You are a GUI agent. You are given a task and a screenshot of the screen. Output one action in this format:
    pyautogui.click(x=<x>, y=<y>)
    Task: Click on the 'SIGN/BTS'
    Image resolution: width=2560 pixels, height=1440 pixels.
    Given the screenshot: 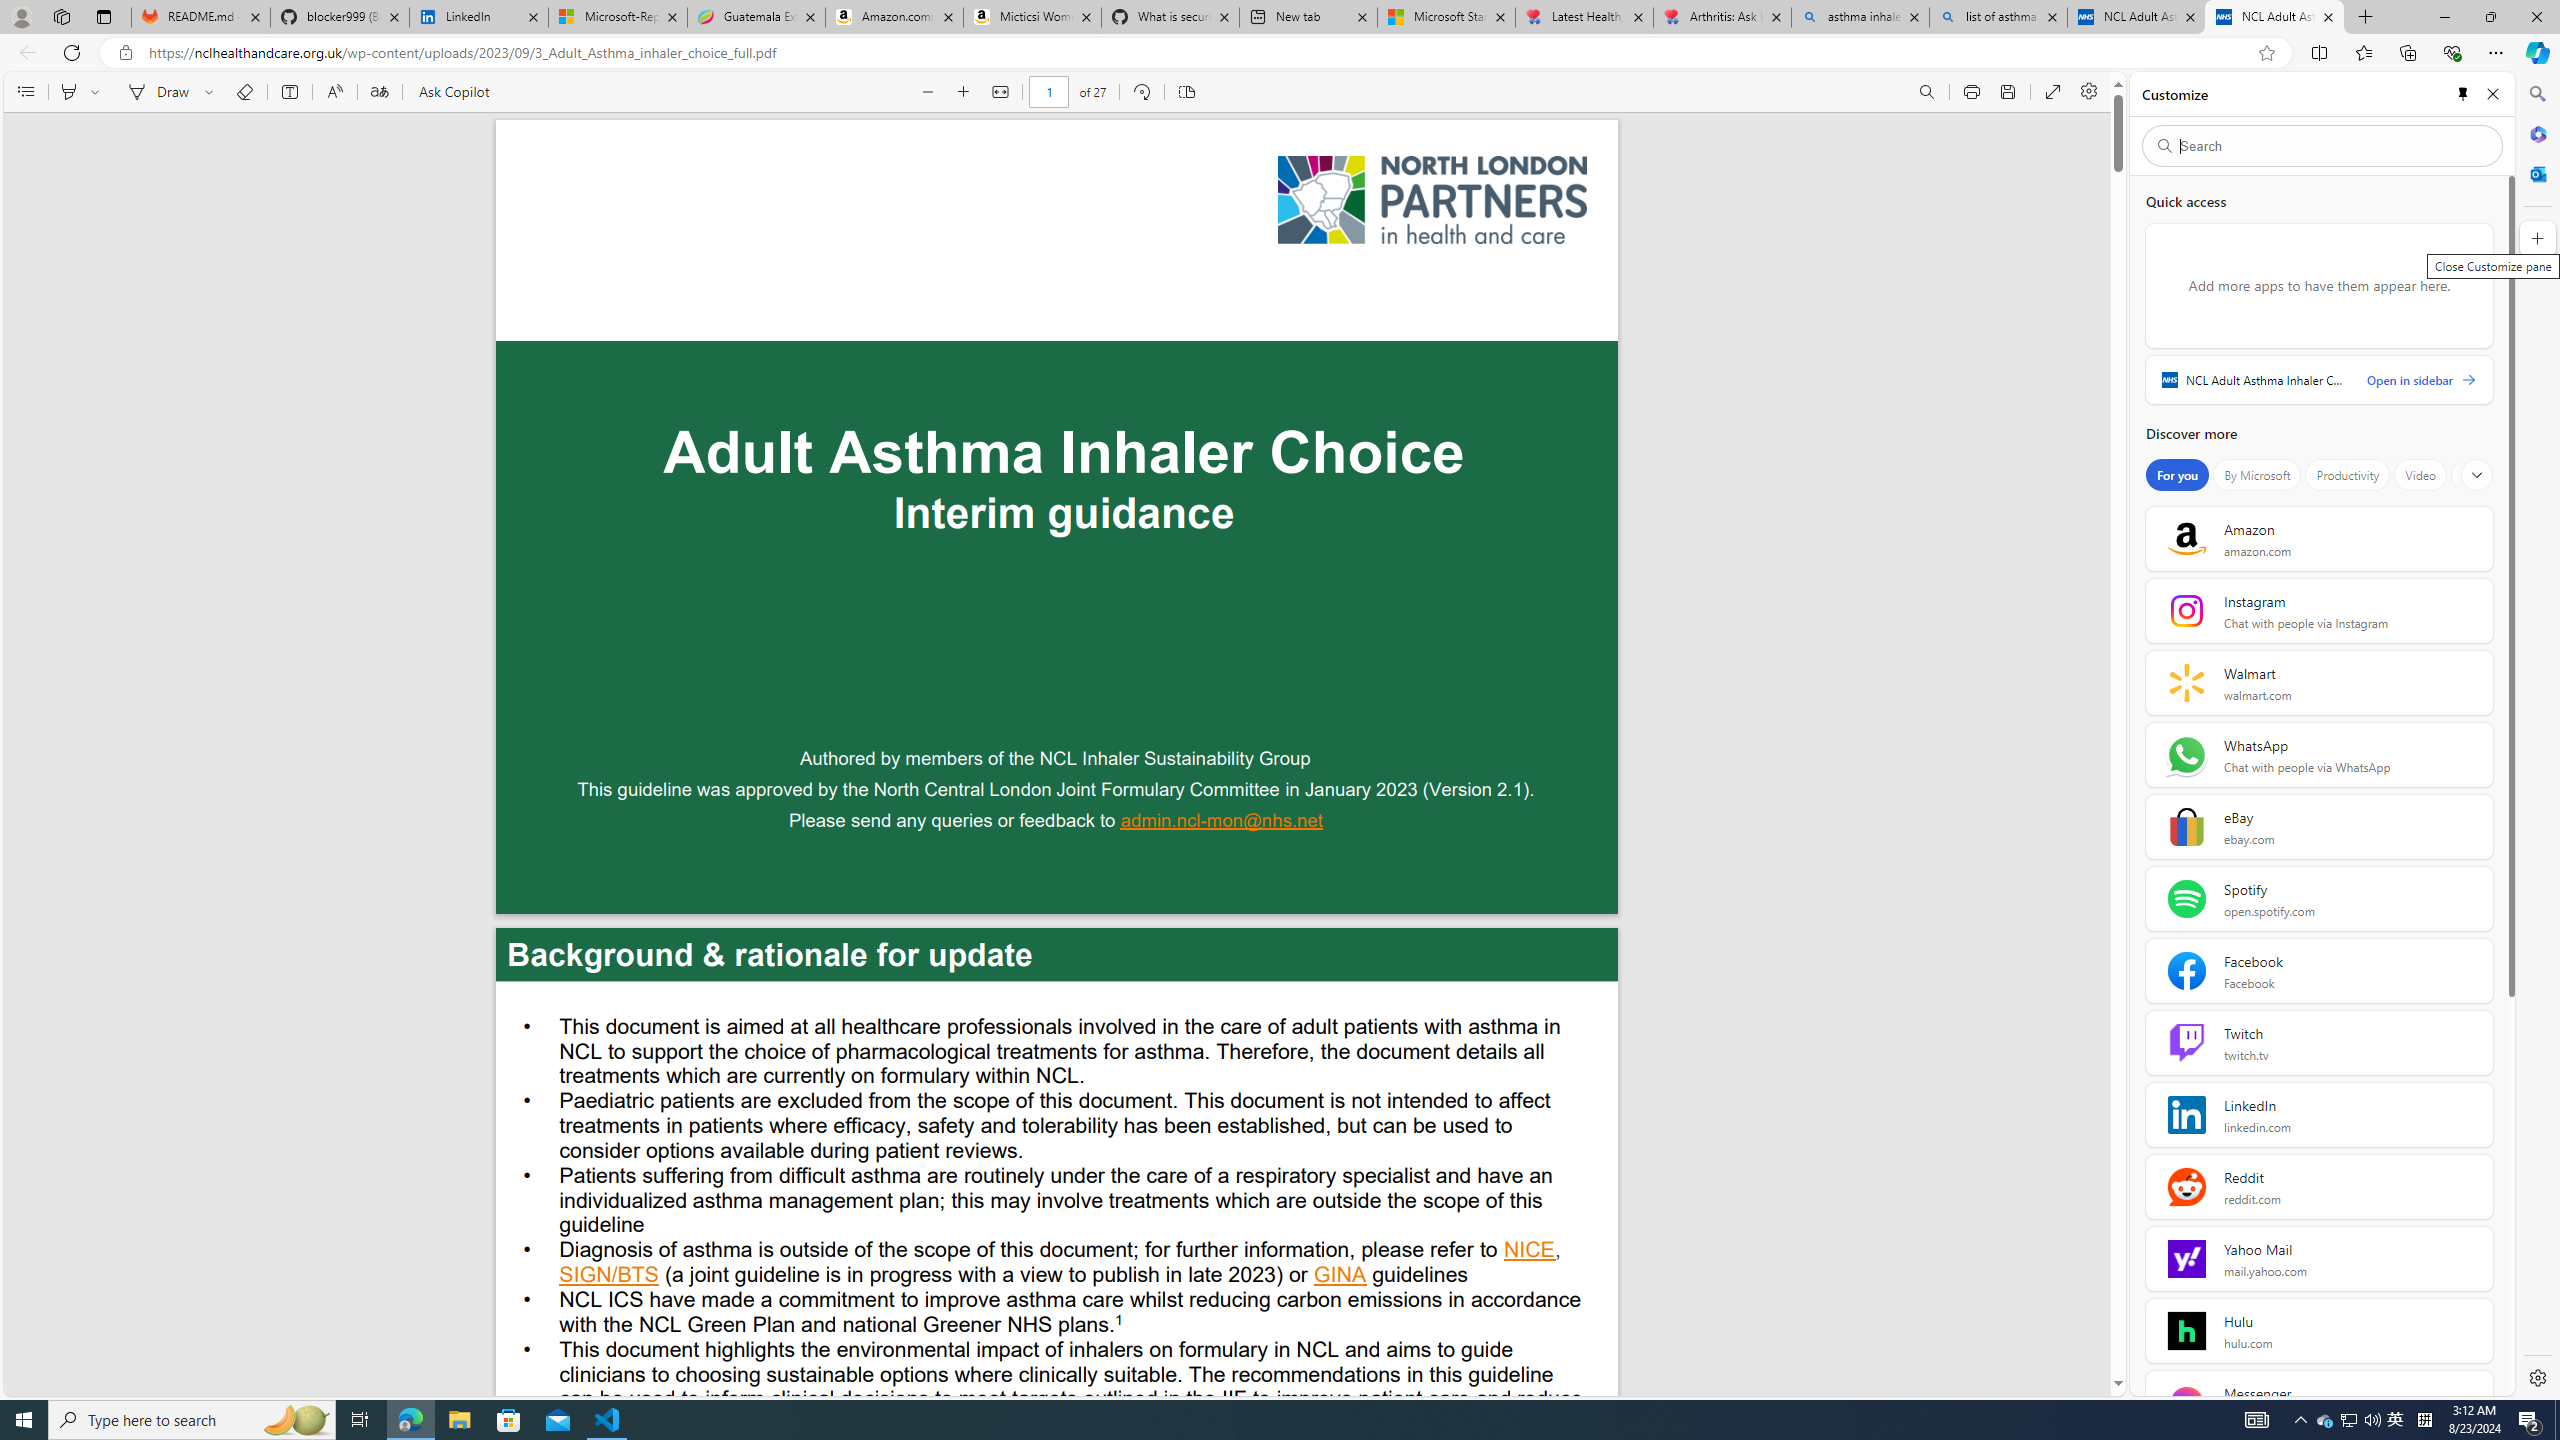 What is the action you would take?
    pyautogui.click(x=608, y=1276)
    